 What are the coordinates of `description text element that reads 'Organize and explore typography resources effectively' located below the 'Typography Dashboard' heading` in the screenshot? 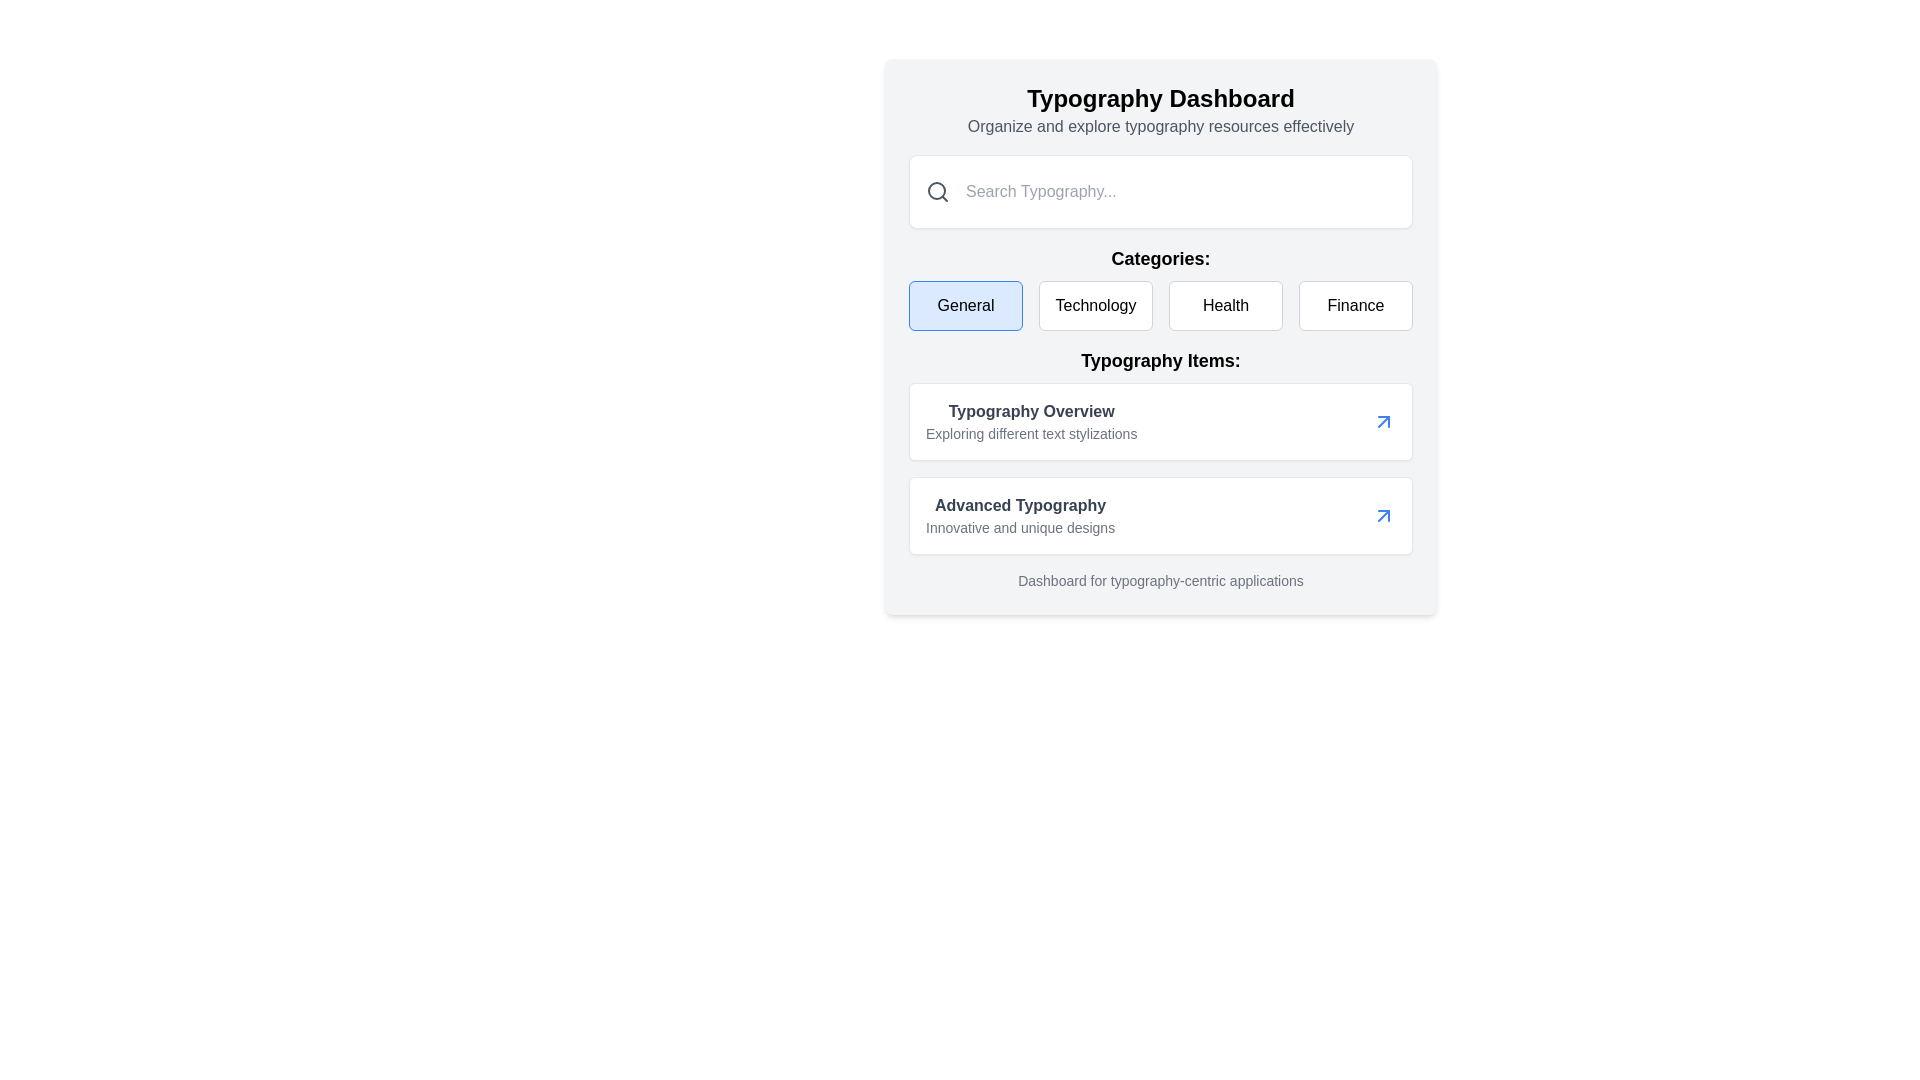 It's located at (1161, 127).